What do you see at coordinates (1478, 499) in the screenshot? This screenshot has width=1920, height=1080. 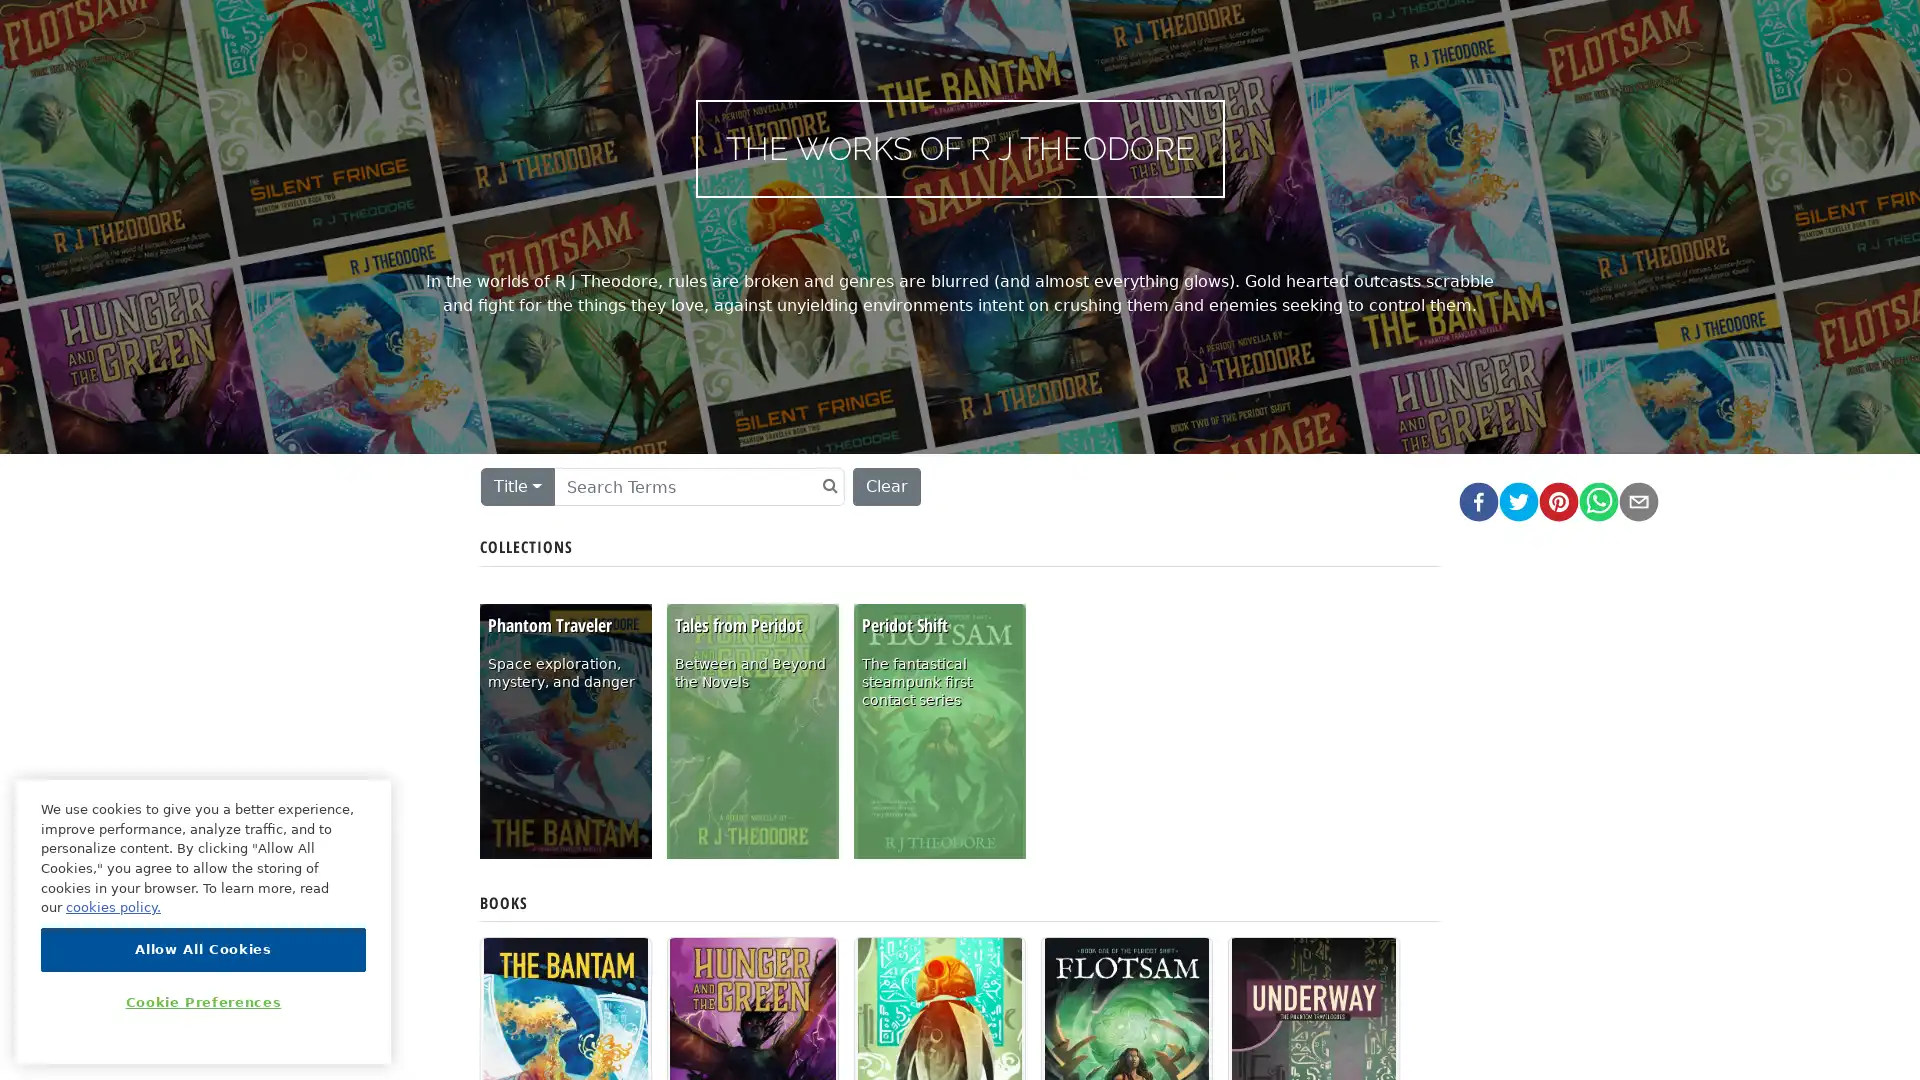 I see `facebook` at bounding box center [1478, 499].